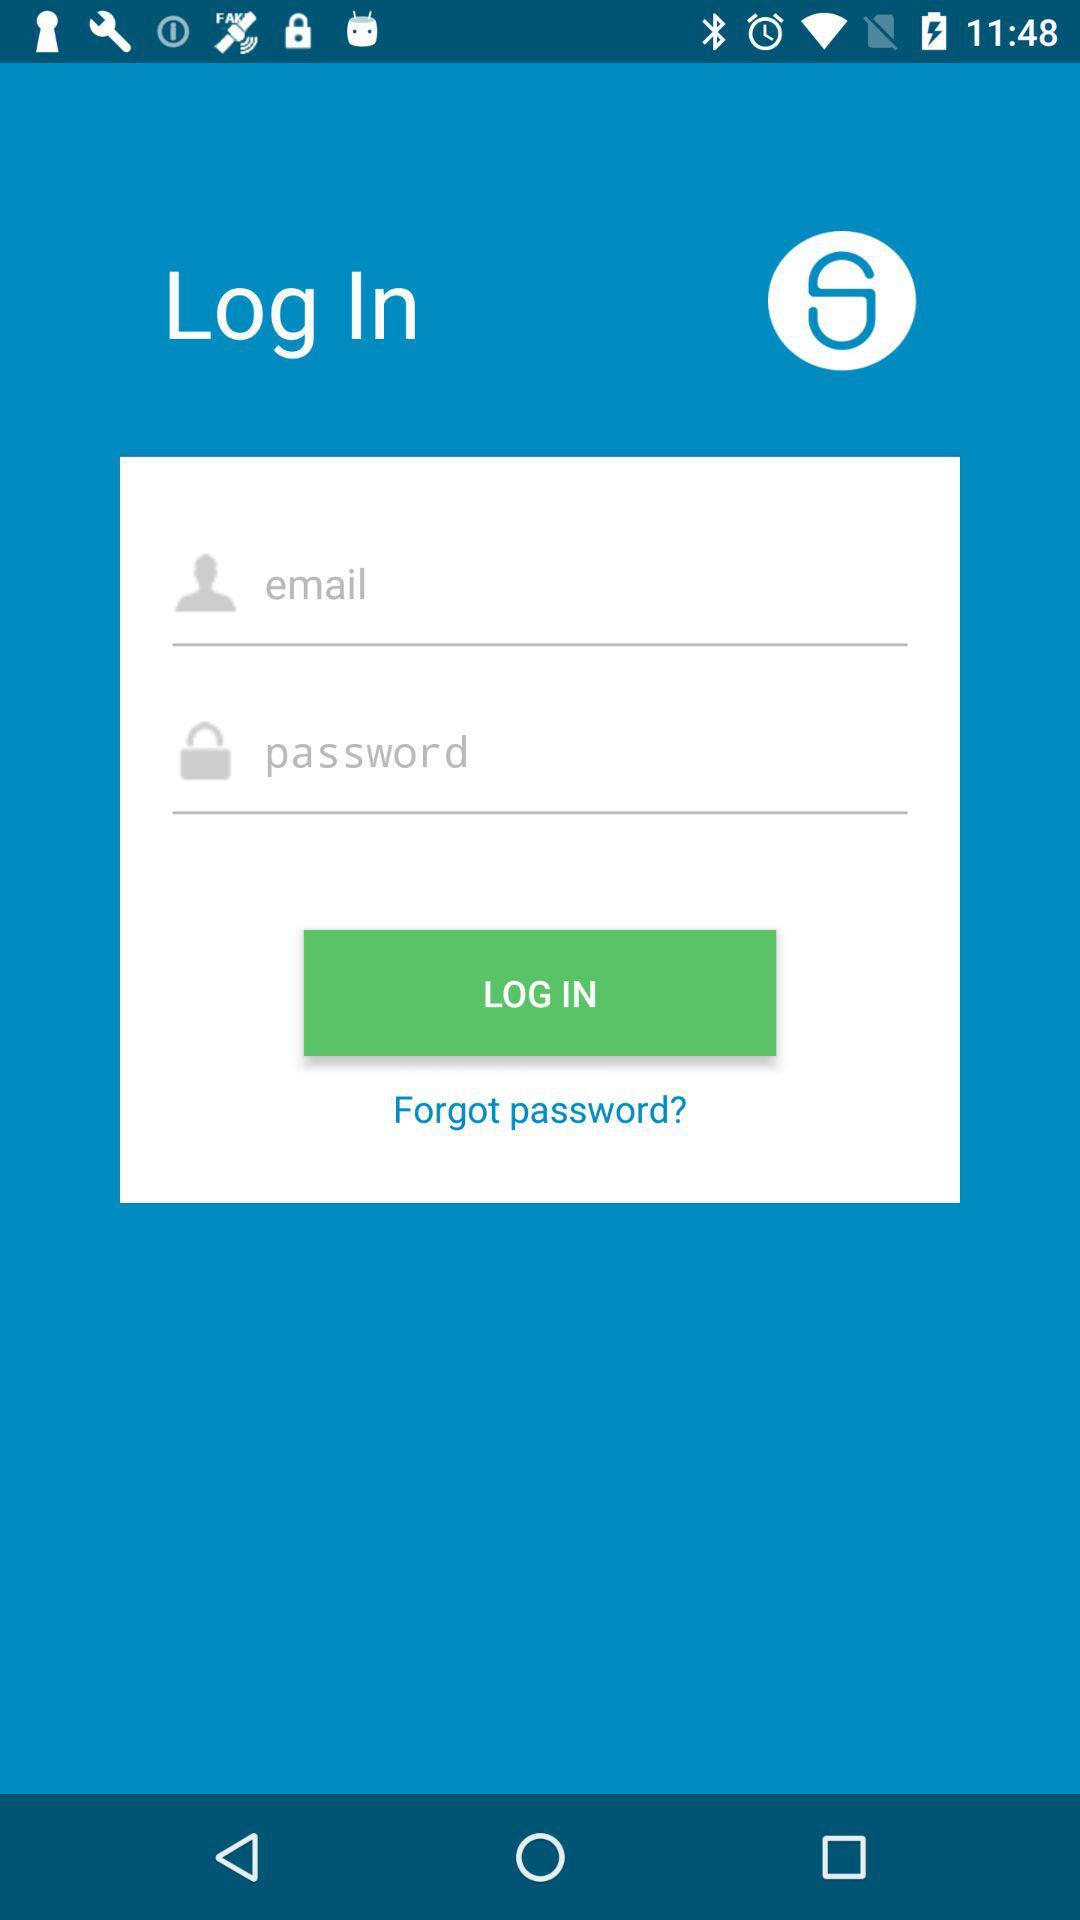  What do you see at coordinates (540, 581) in the screenshot?
I see `email` at bounding box center [540, 581].